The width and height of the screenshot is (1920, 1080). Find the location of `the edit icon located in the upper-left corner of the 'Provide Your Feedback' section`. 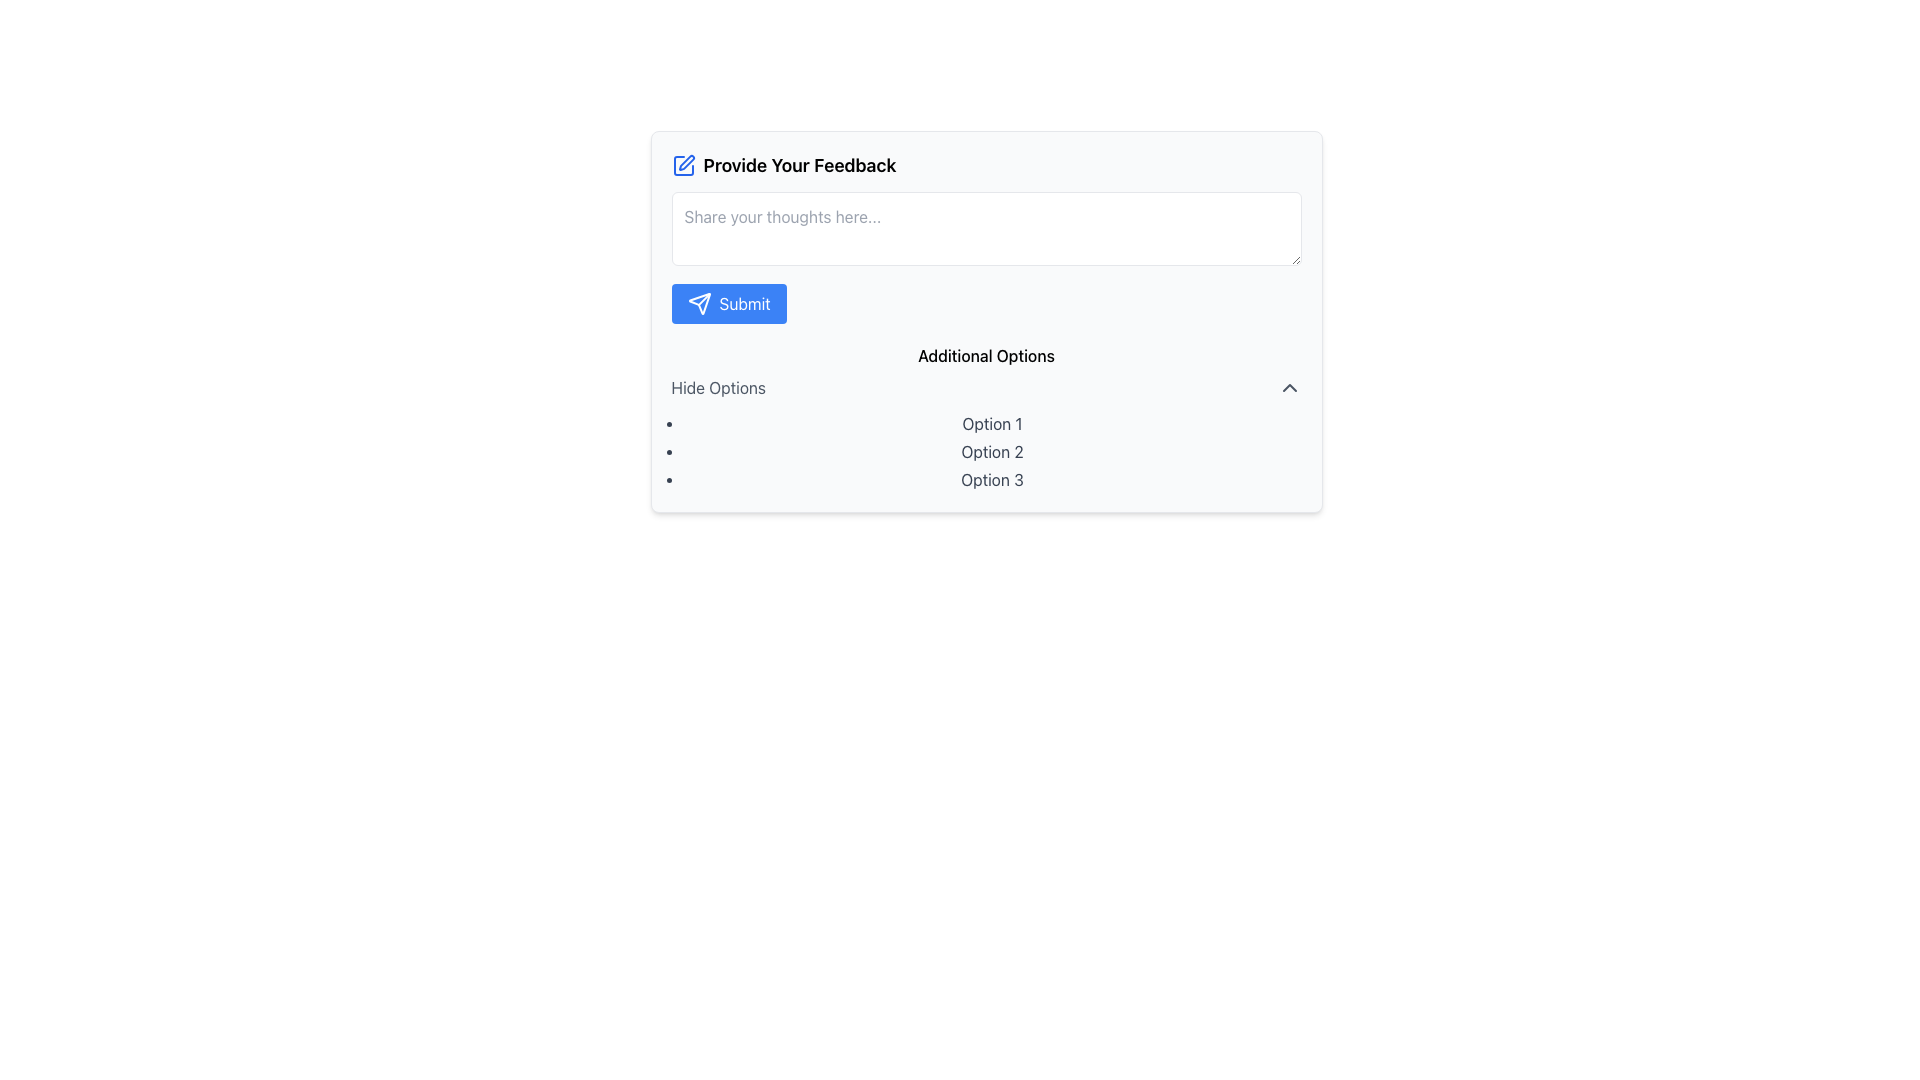

the edit icon located in the upper-left corner of the 'Provide Your Feedback' section is located at coordinates (686, 161).